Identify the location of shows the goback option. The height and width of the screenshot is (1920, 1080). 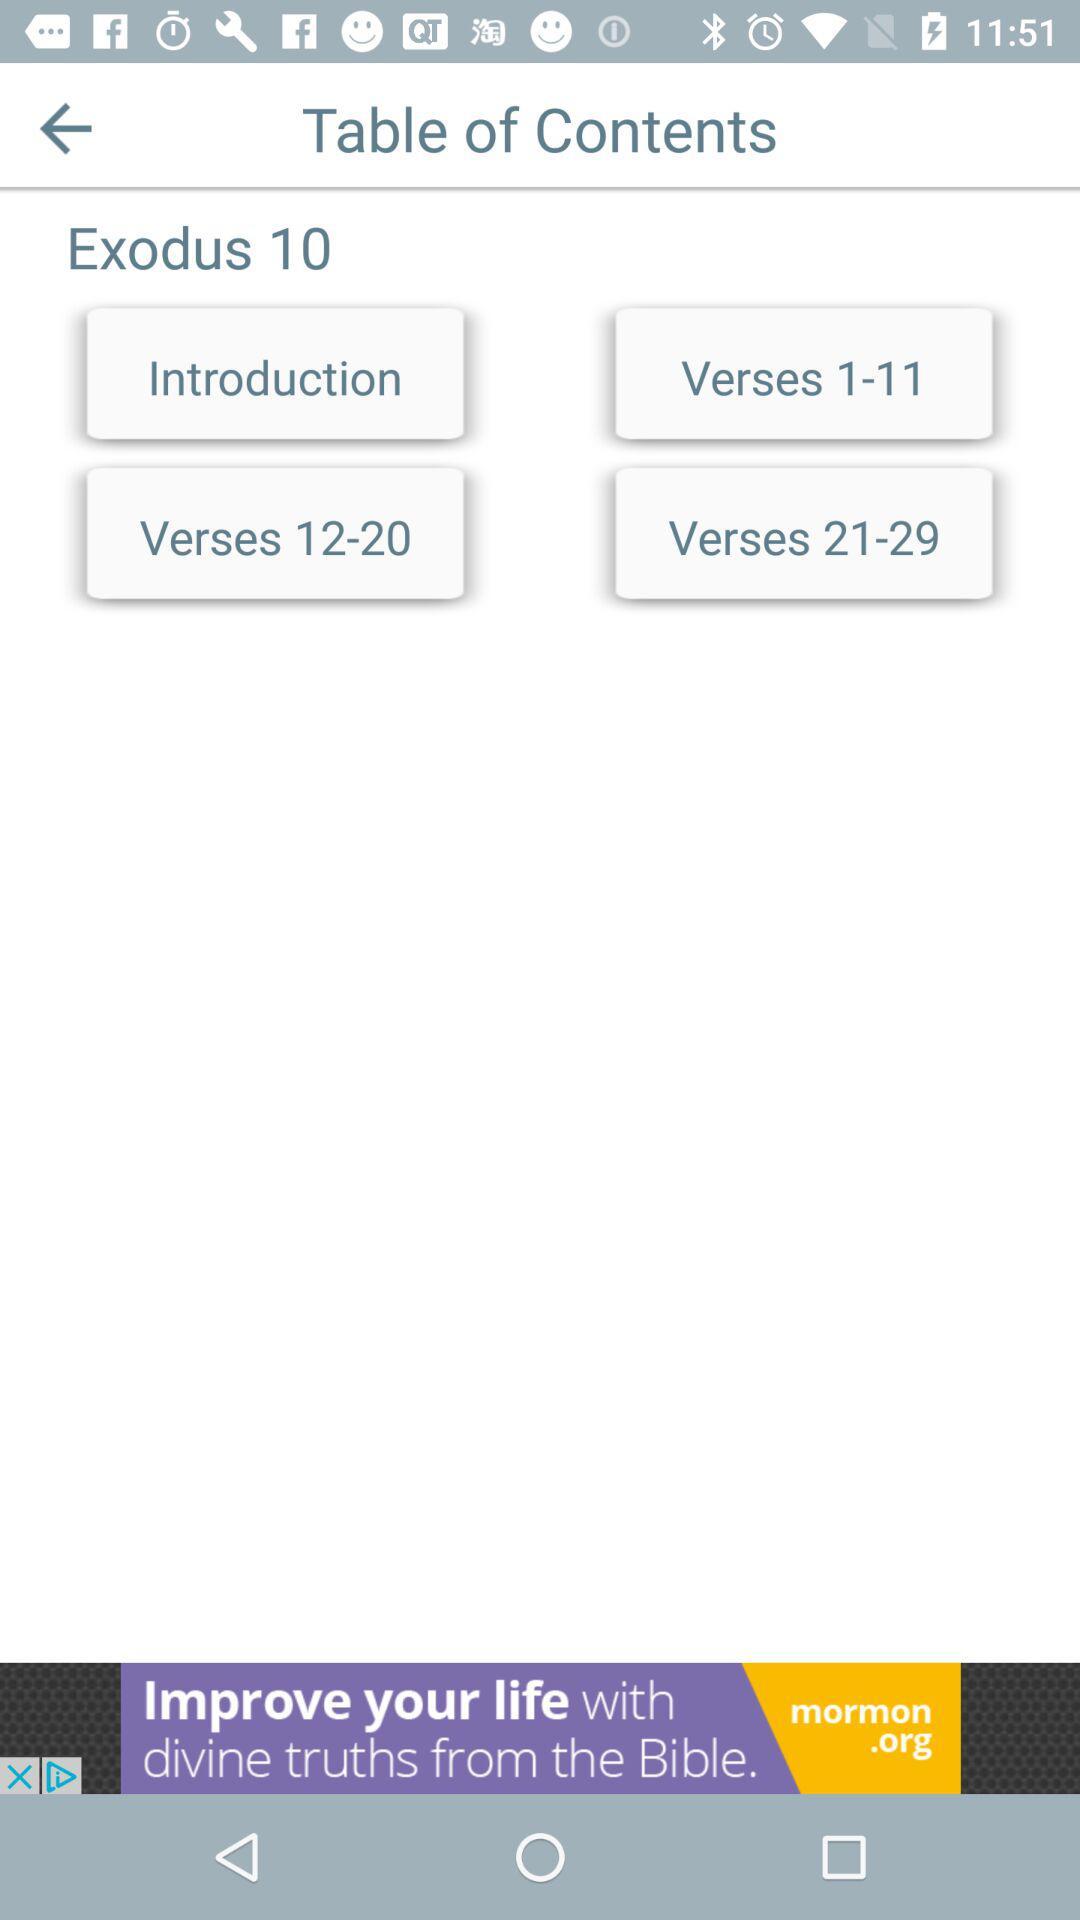
(64, 127).